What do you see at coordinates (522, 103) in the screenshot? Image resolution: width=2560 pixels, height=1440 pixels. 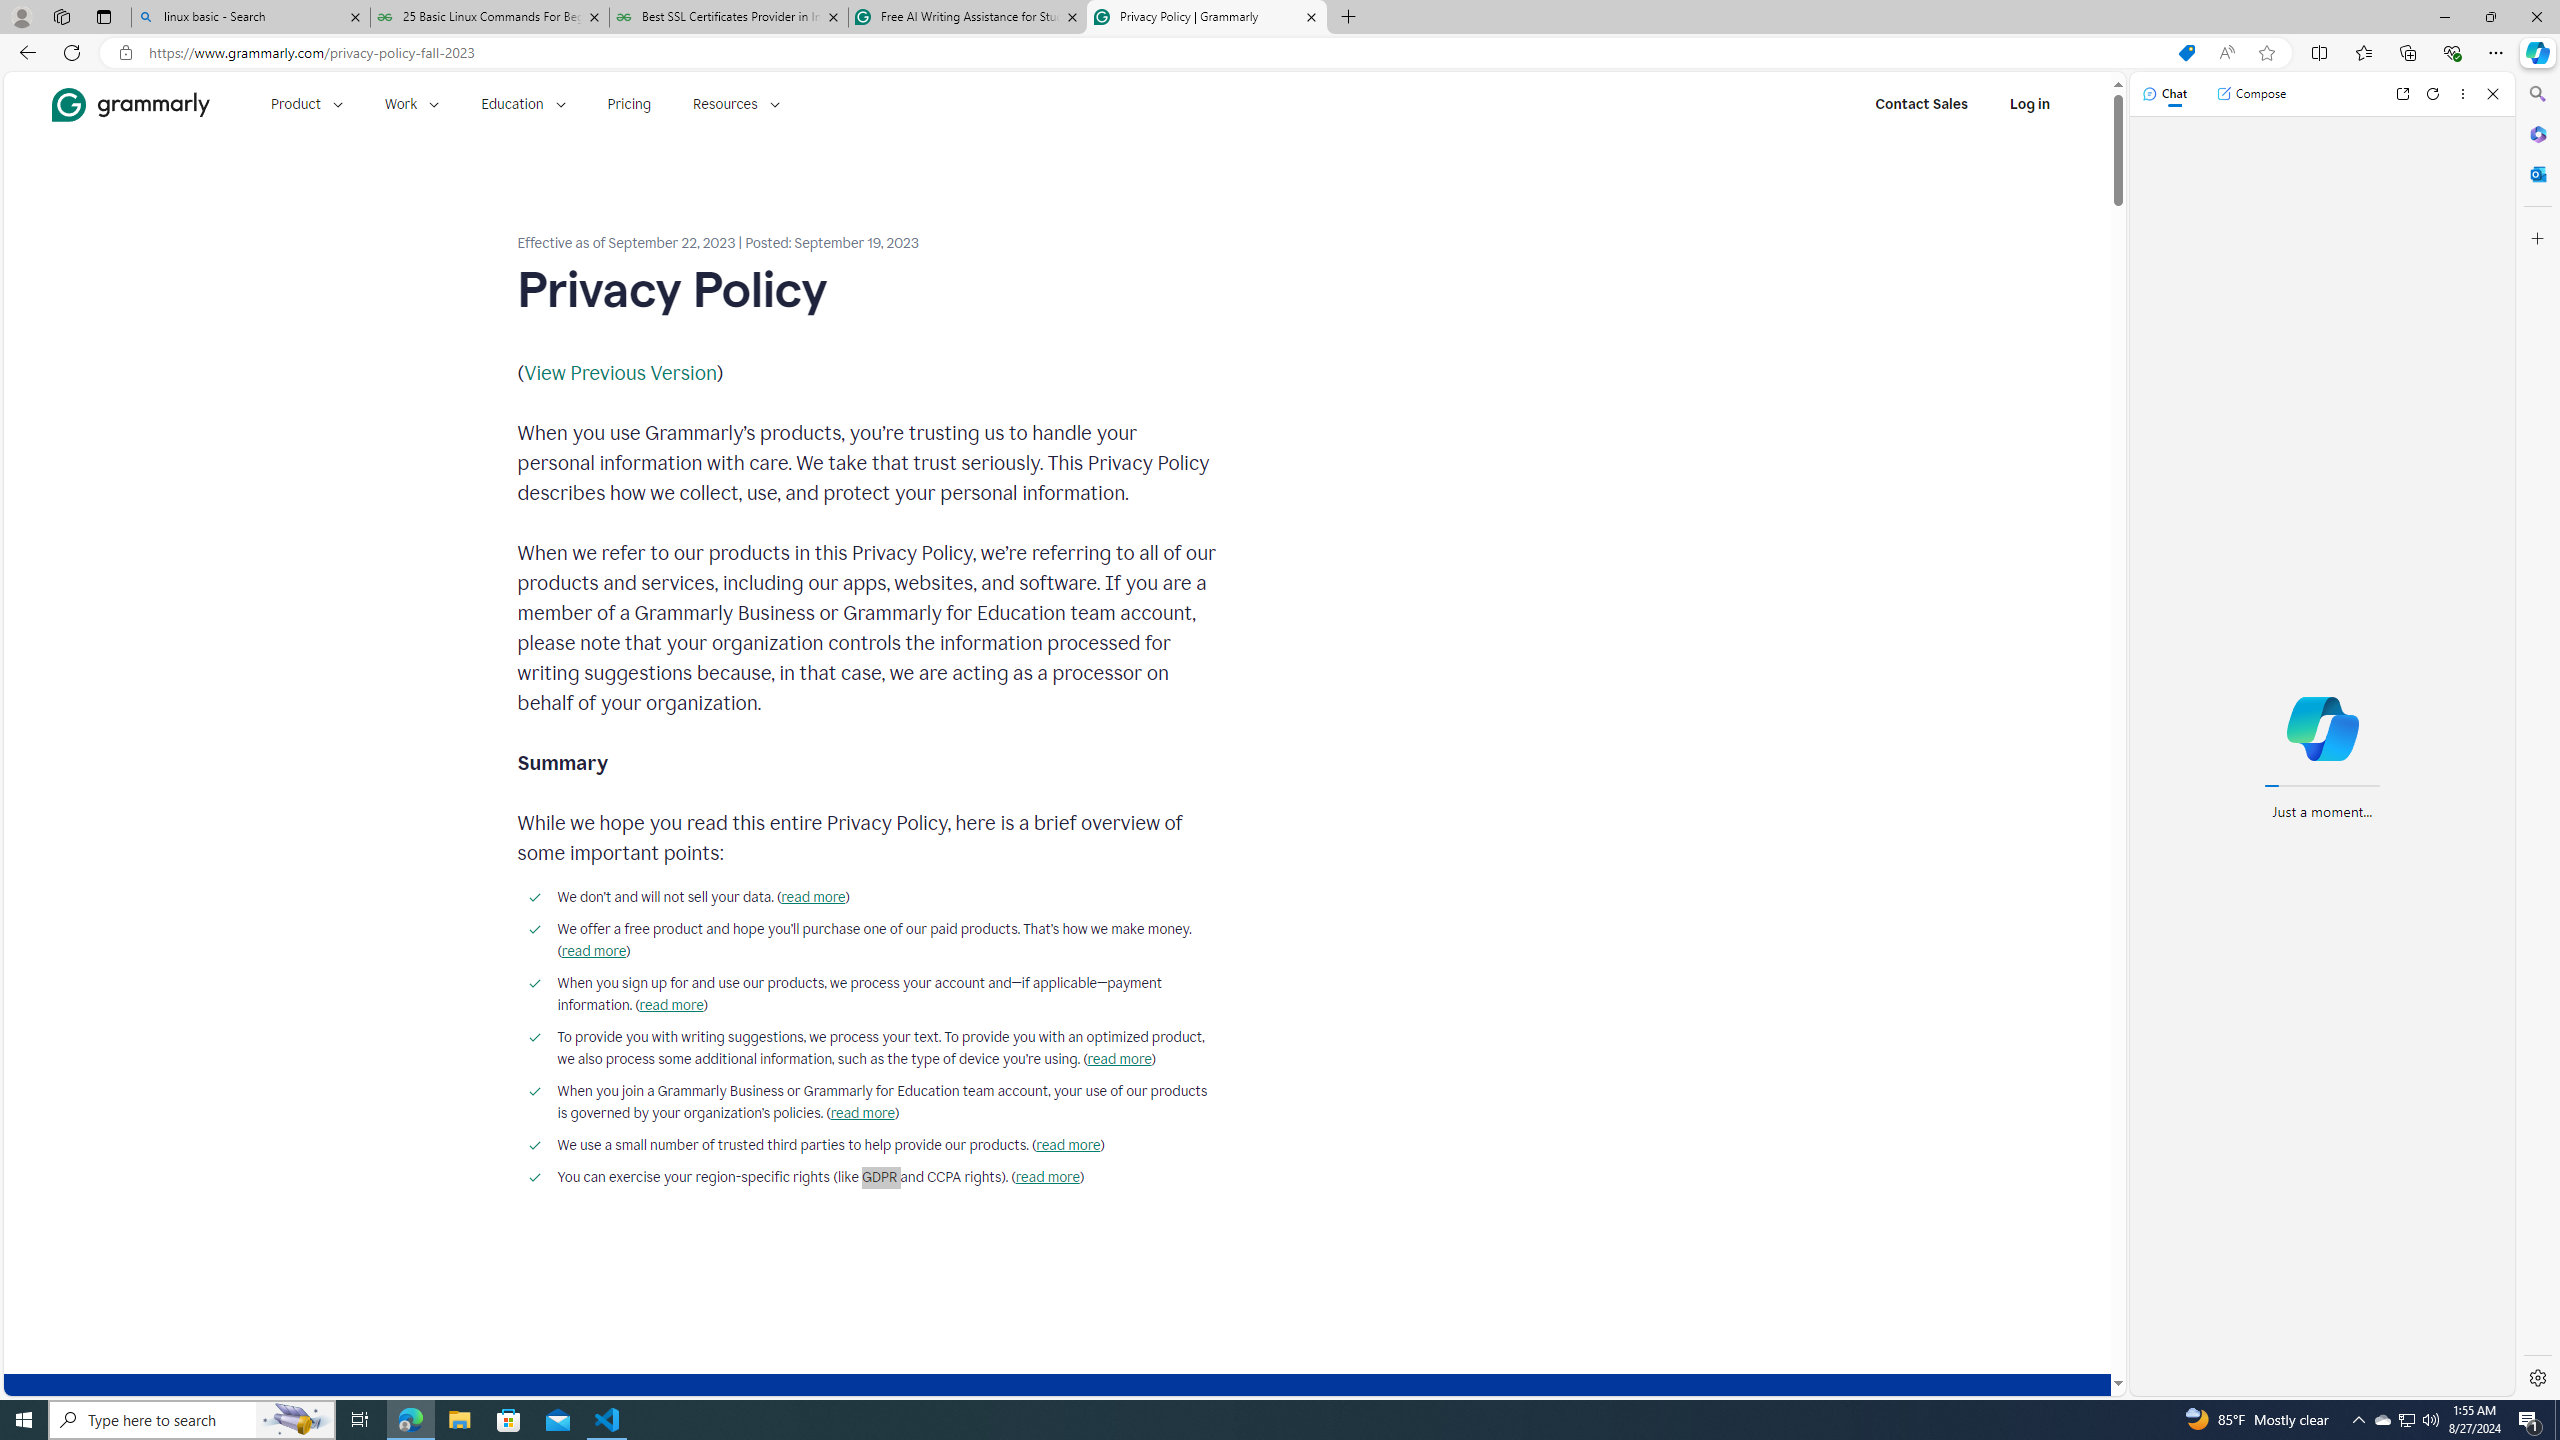 I see `'Education'` at bounding box center [522, 103].